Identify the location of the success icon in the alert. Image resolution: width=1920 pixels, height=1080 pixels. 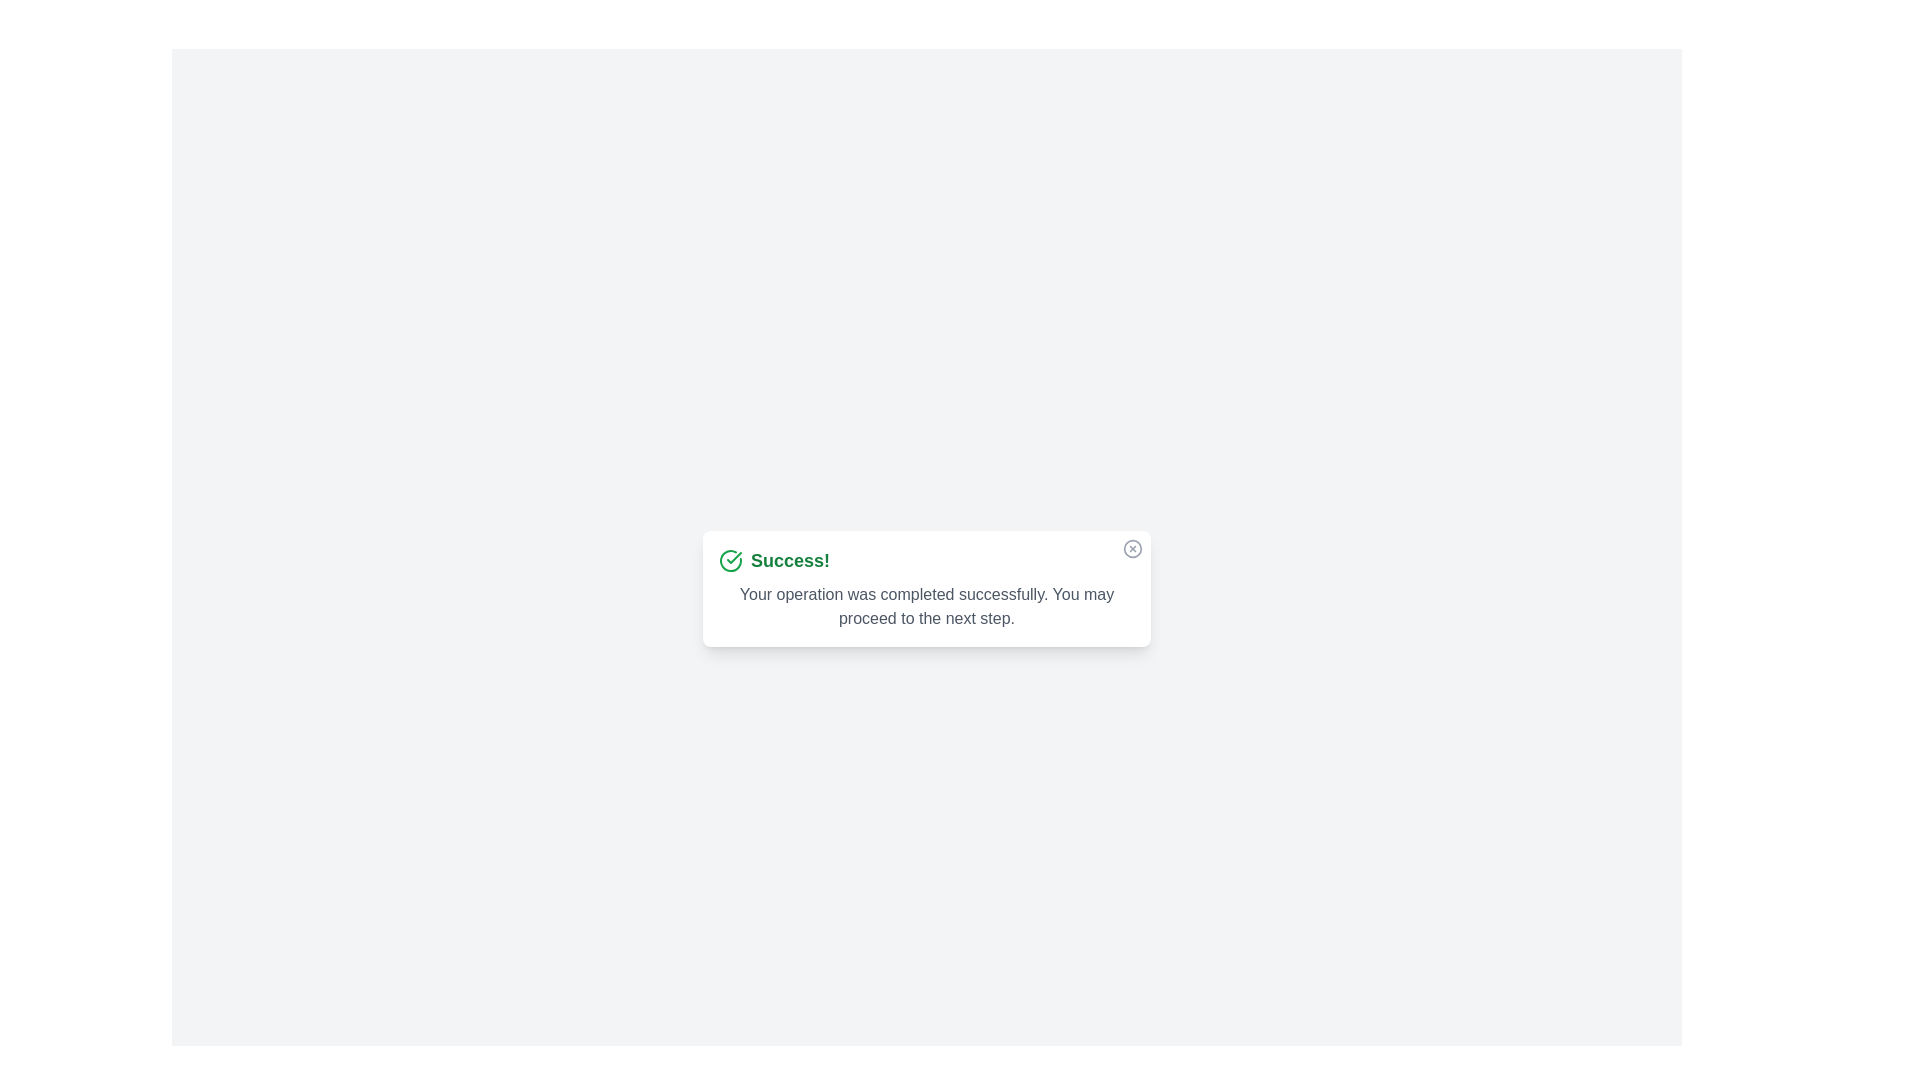
(729, 560).